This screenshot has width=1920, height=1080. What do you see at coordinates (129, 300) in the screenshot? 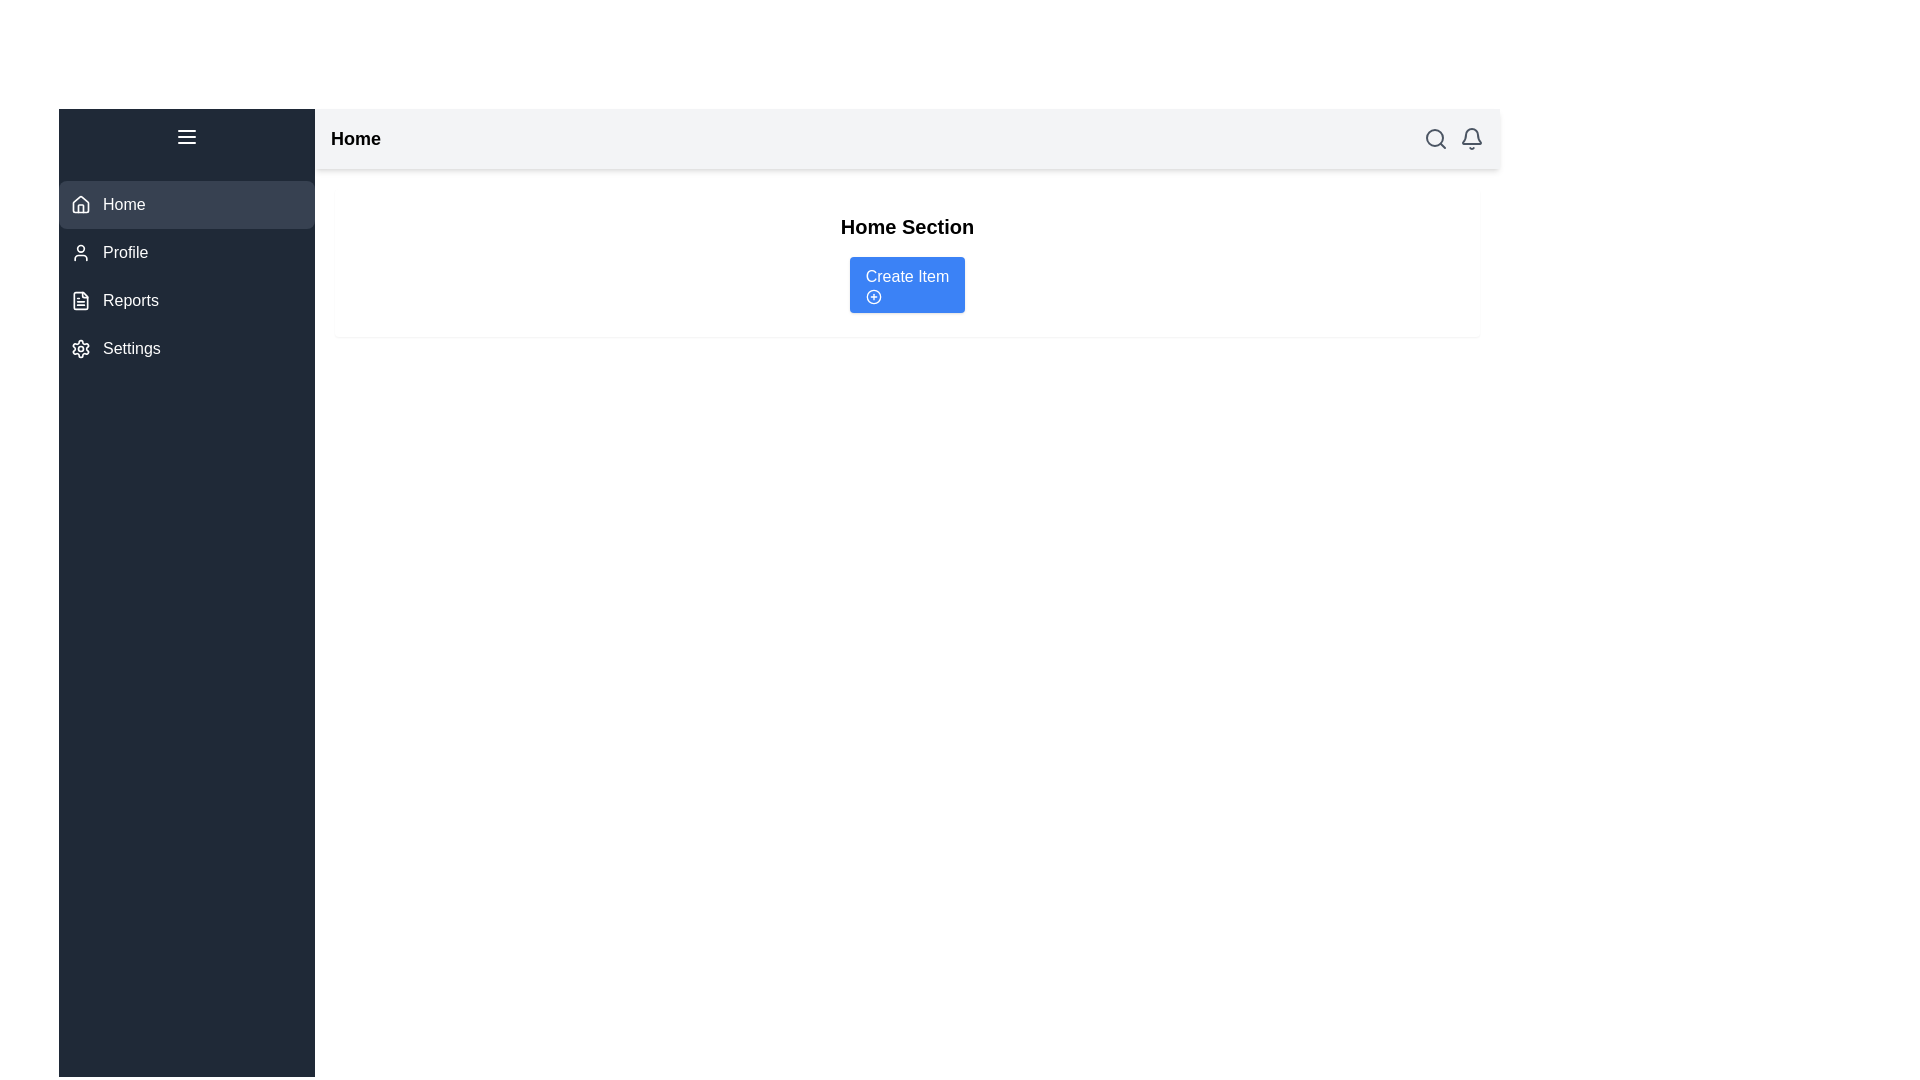
I see `the 'Reports' text label in the vertical navigation menu, which is styled in white font on a dark background and positioned between 'Profile' and 'Settings'` at bounding box center [129, 300].